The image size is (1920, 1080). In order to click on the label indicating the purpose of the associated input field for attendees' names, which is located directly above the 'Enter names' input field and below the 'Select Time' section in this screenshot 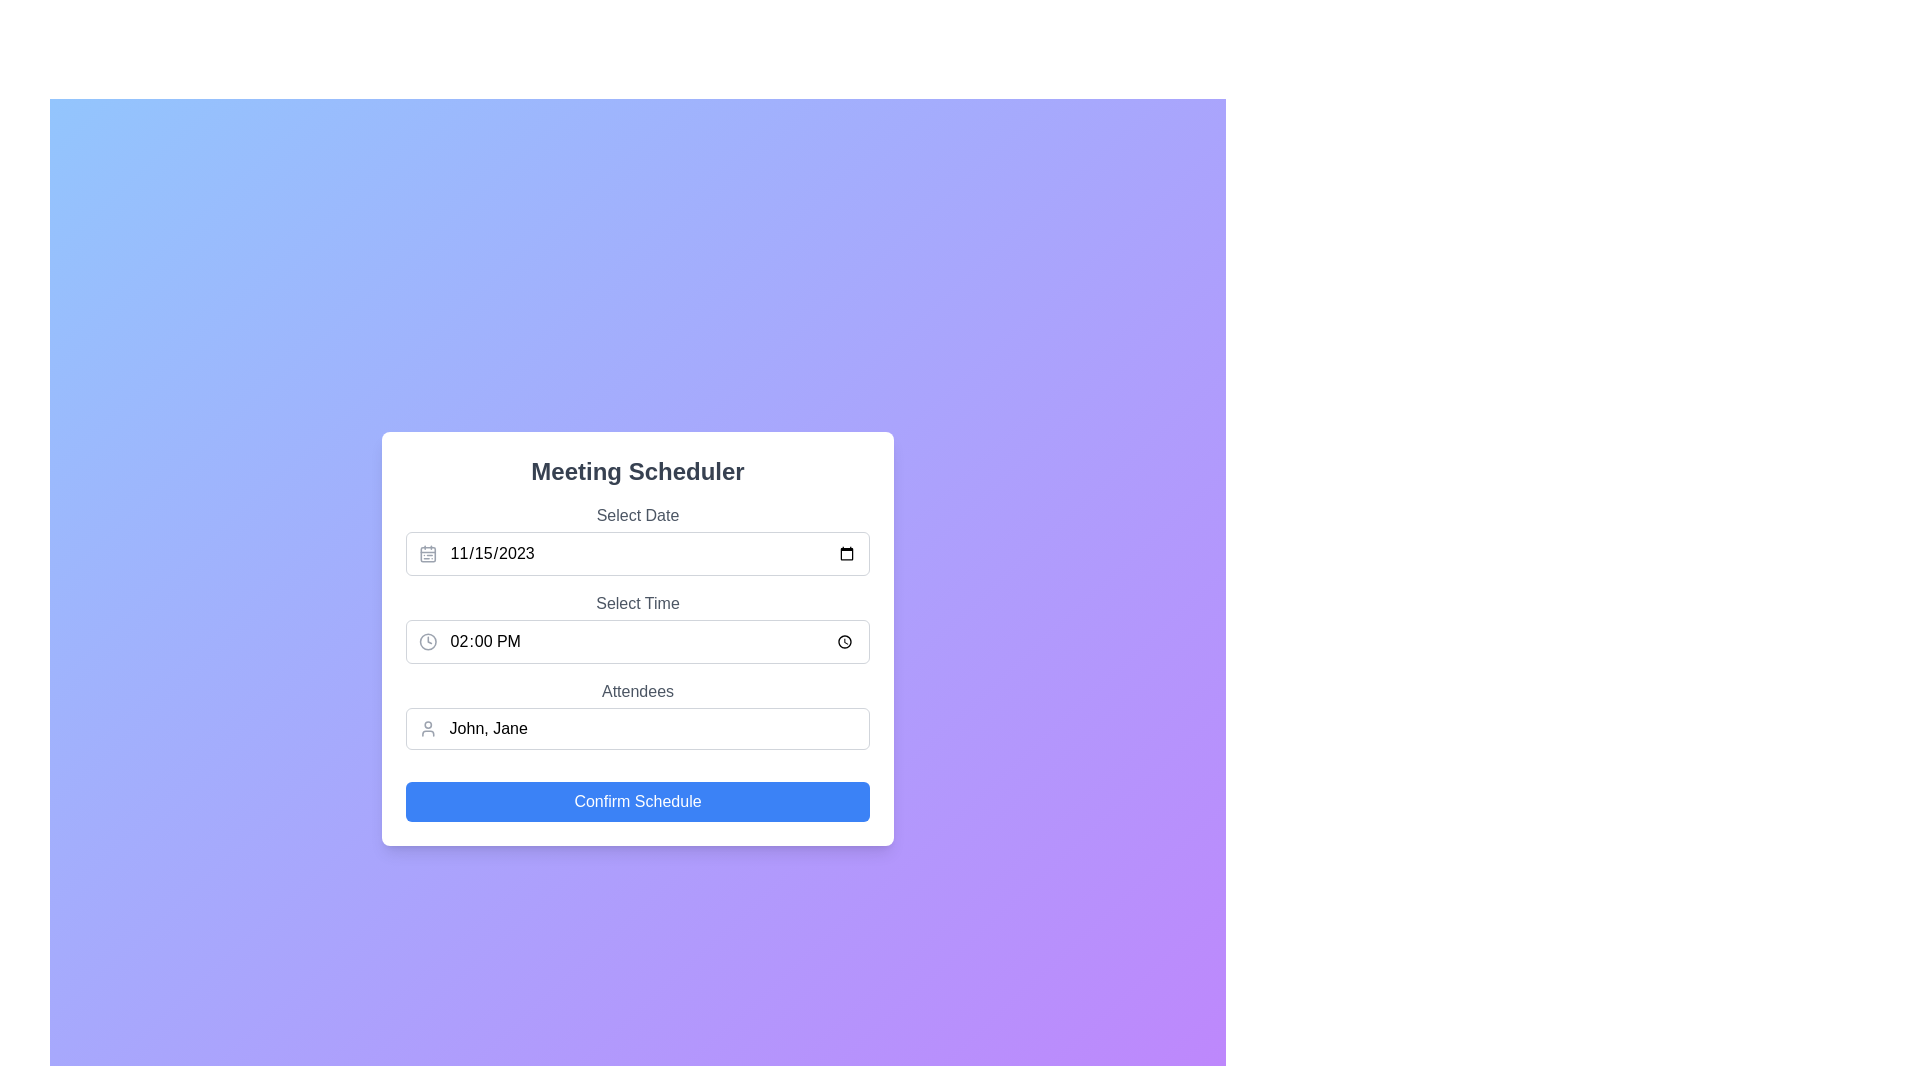, I will do `click(637, 690)`.